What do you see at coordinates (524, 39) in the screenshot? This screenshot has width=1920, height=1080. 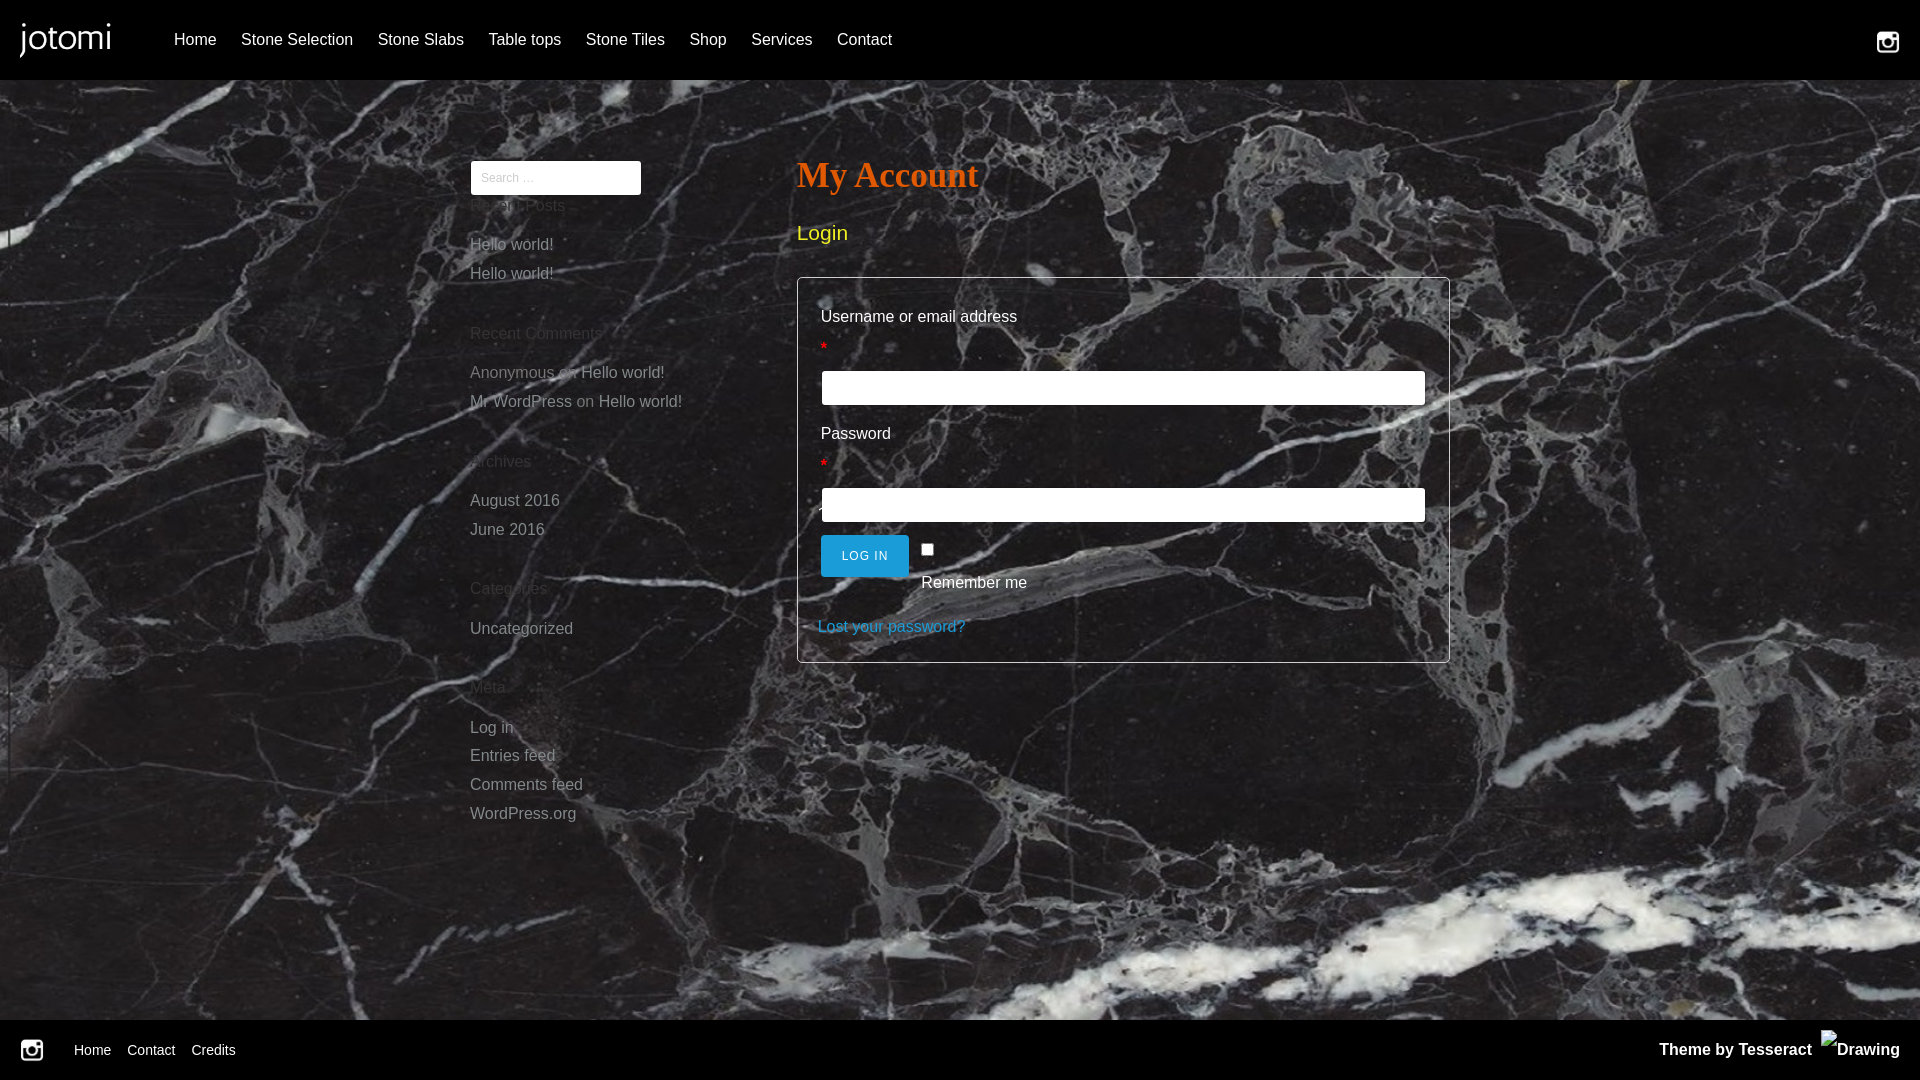 I see `'Table tops'` at bounding box center [524, 39].